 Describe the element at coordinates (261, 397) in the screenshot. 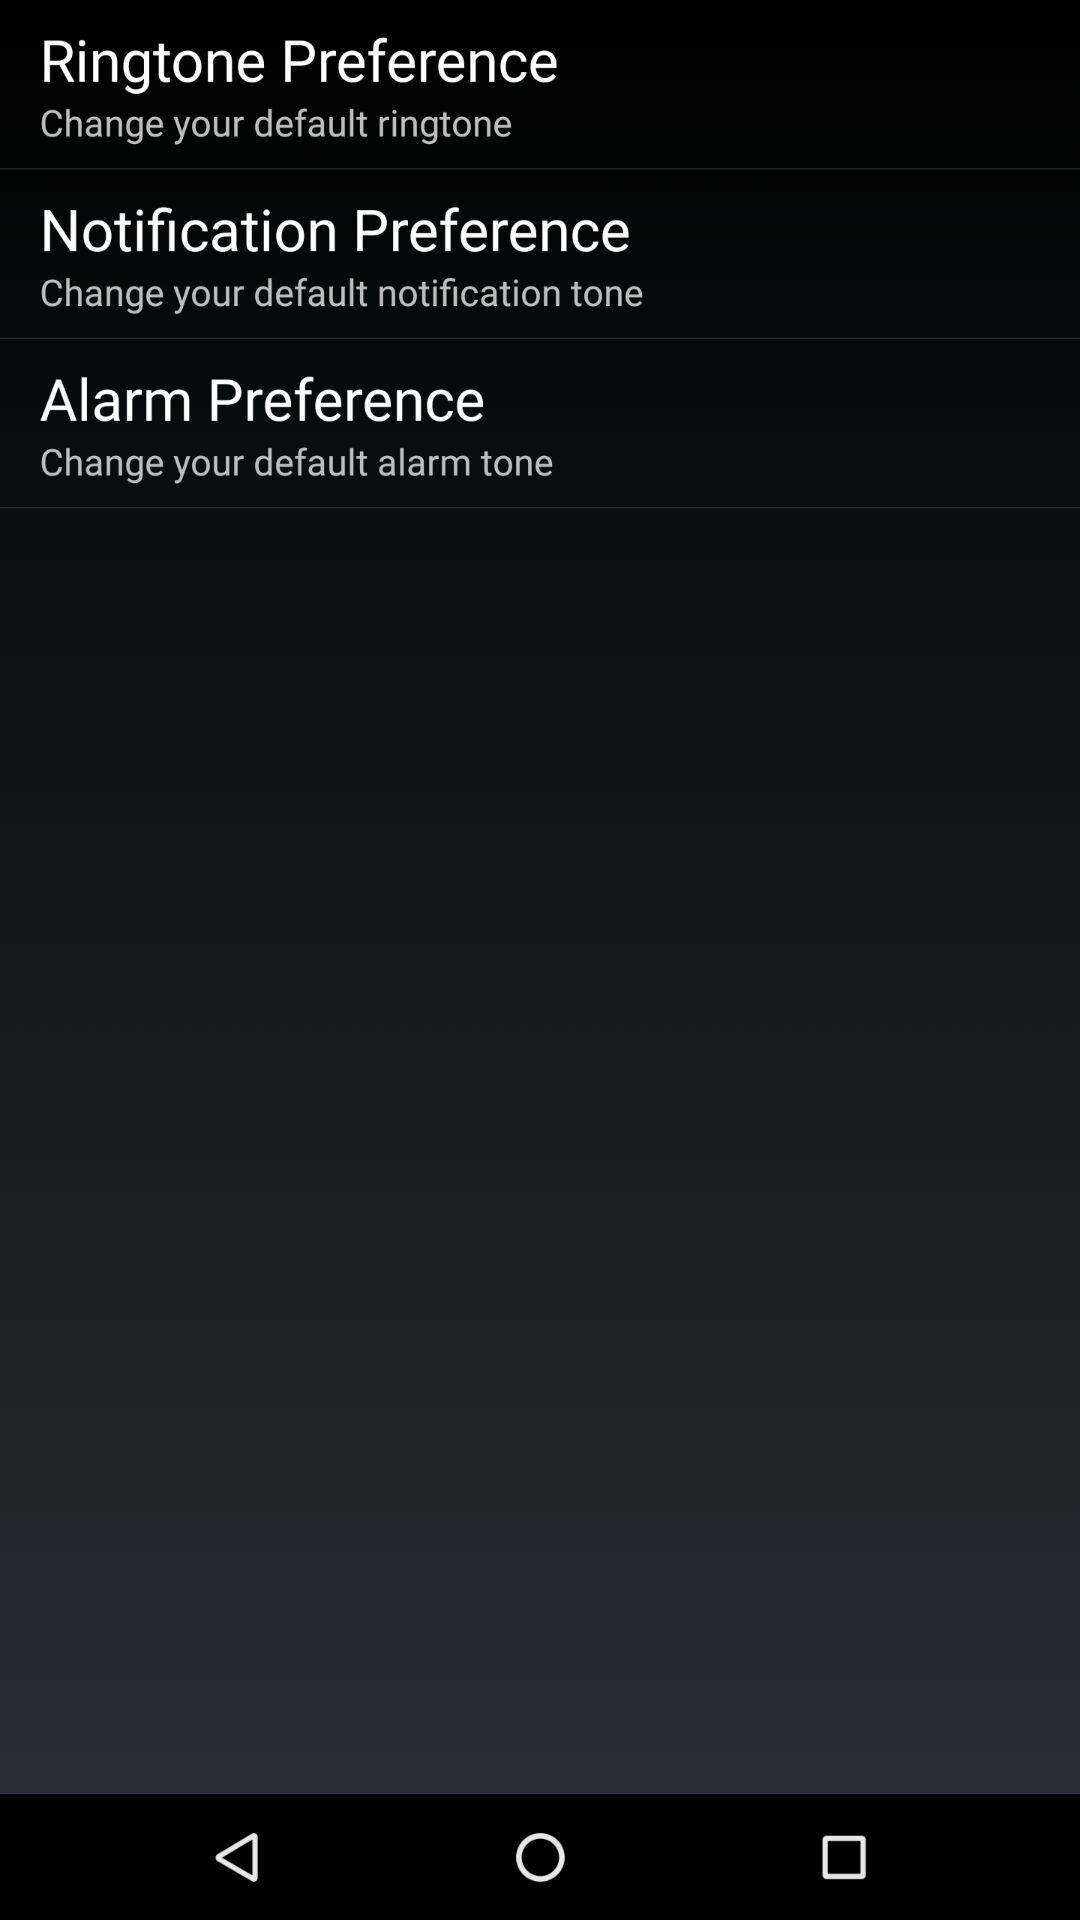

I see `the alarm preference icon` at that location.